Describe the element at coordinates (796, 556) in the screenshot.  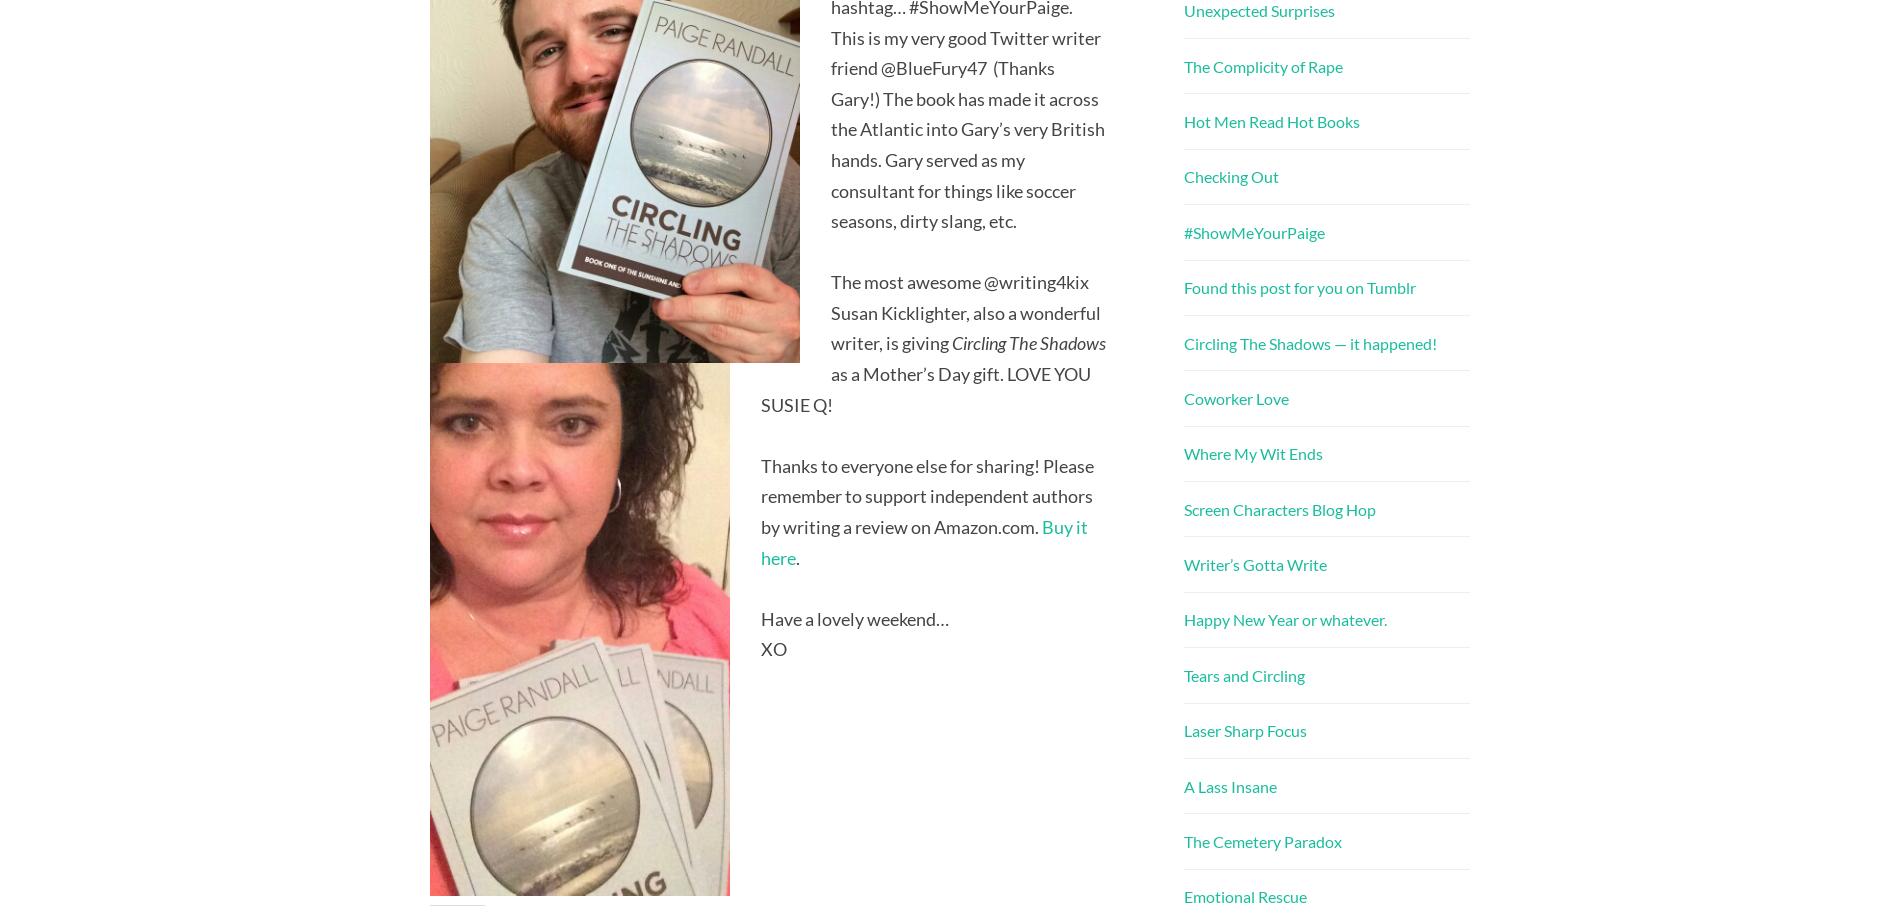
I see `'.'` at that location.